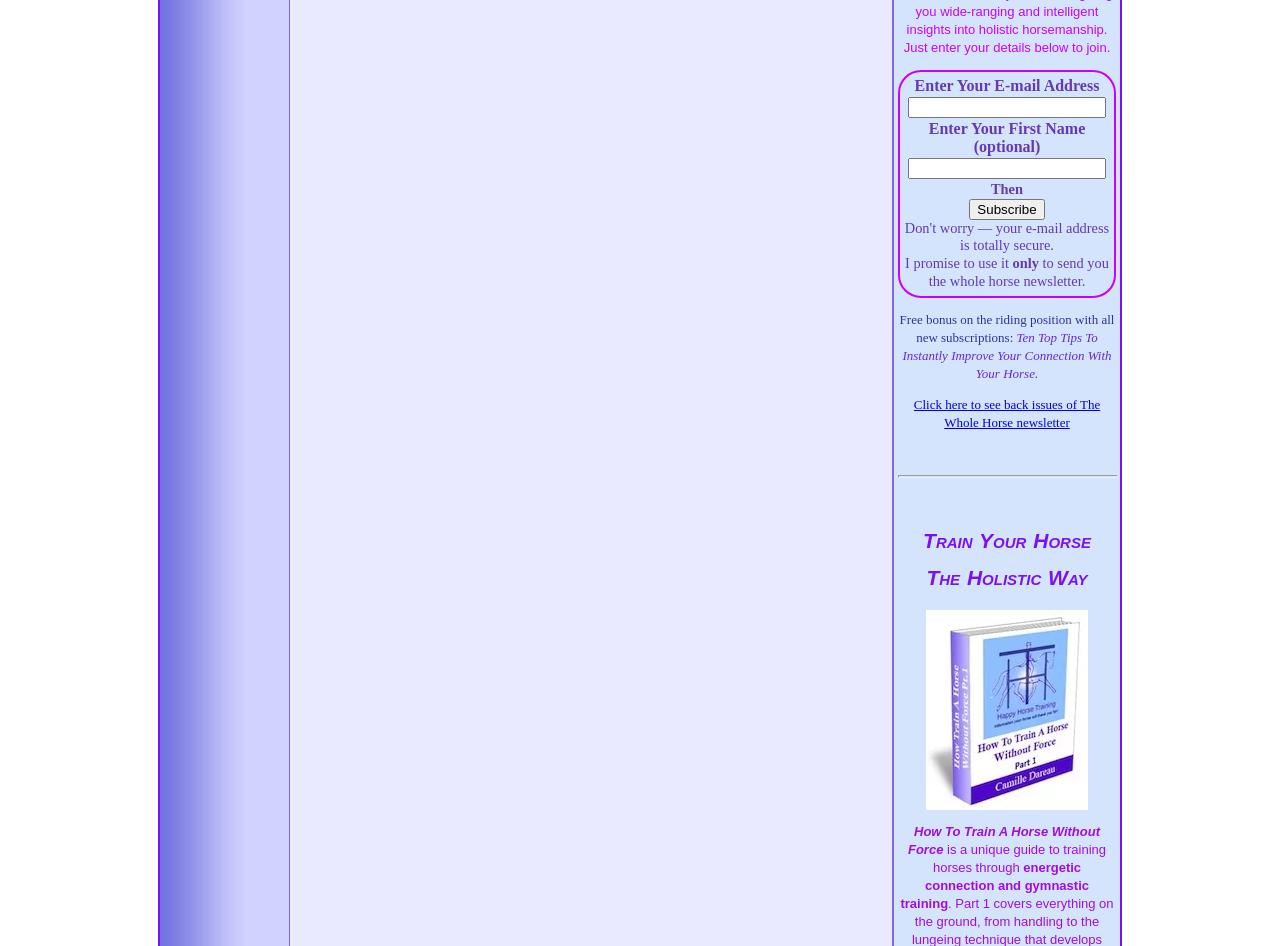  I want to click on 'Train Your Horse', so click(1006, 540).